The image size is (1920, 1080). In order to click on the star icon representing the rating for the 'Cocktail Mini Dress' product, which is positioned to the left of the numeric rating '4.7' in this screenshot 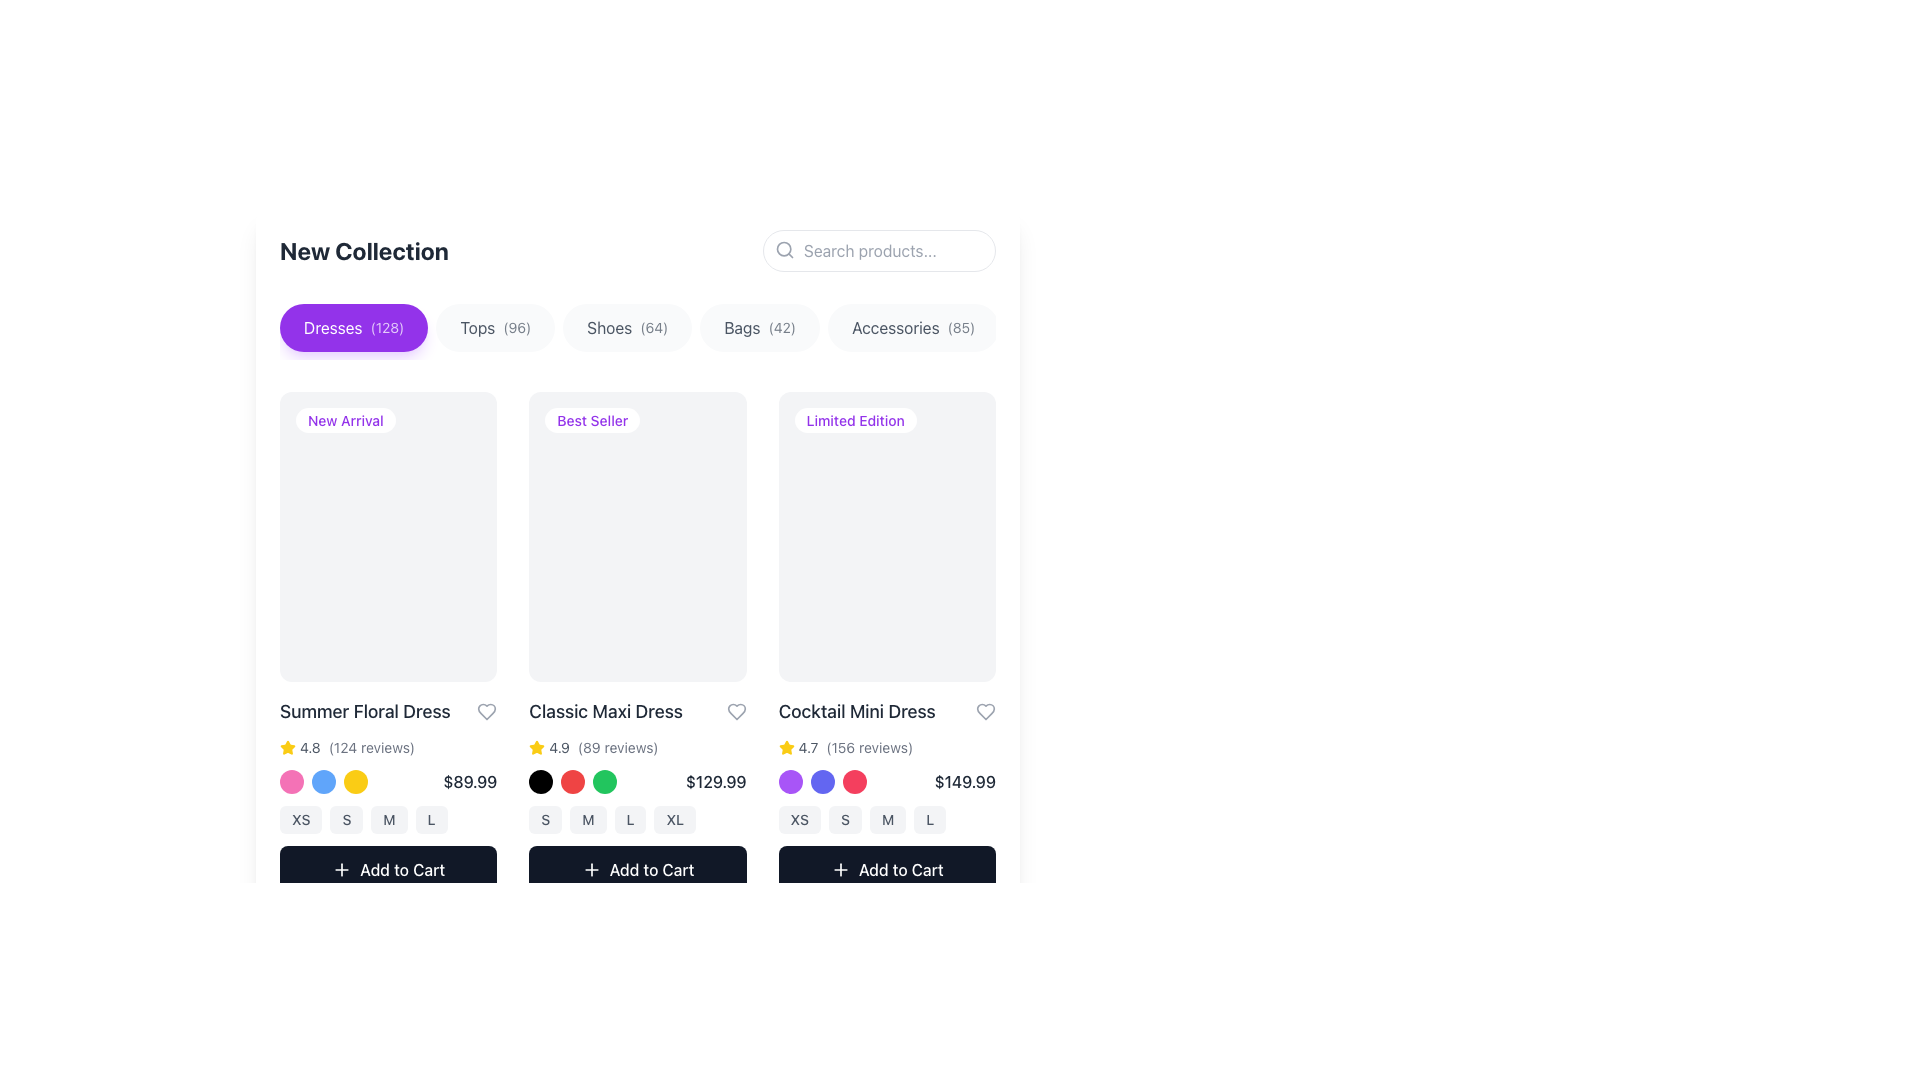, I will do `click(785, 747)`.